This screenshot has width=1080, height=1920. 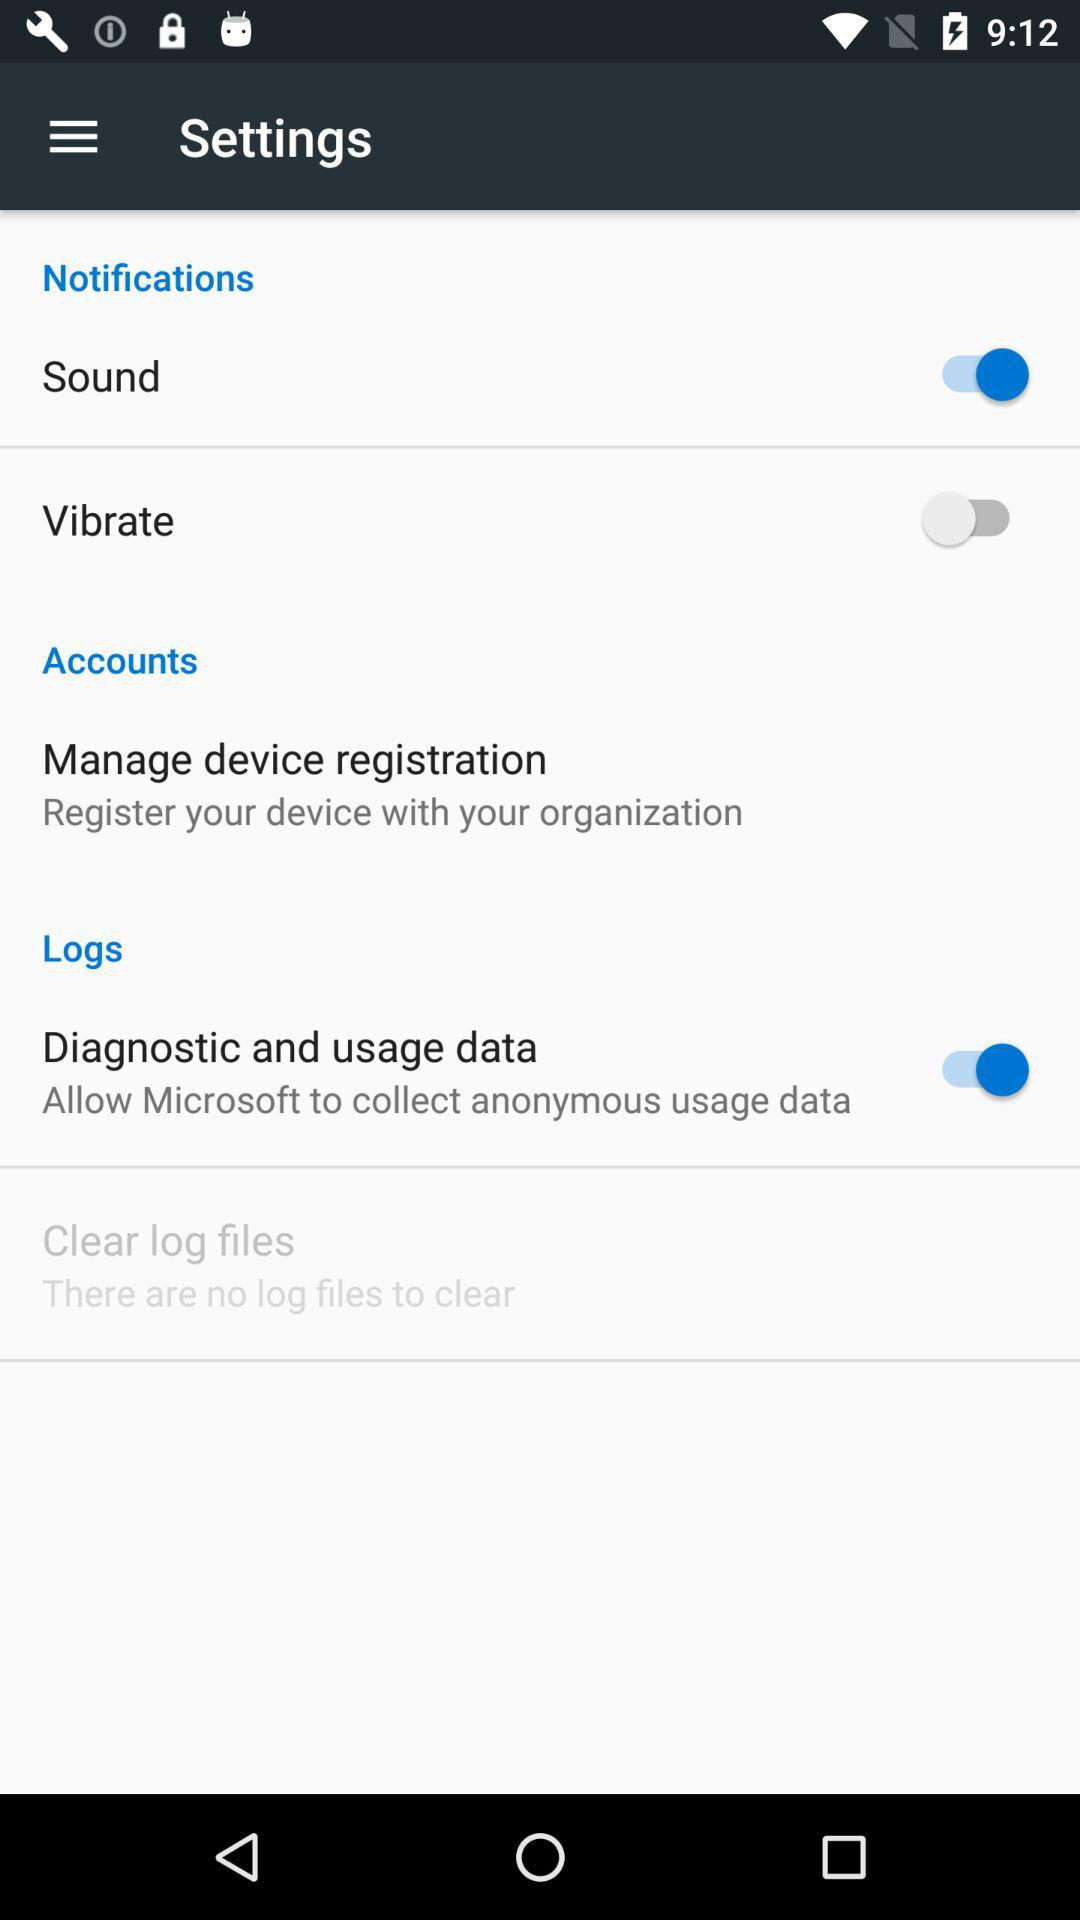 I want to click on the notifications, so click(x=540, y=254).